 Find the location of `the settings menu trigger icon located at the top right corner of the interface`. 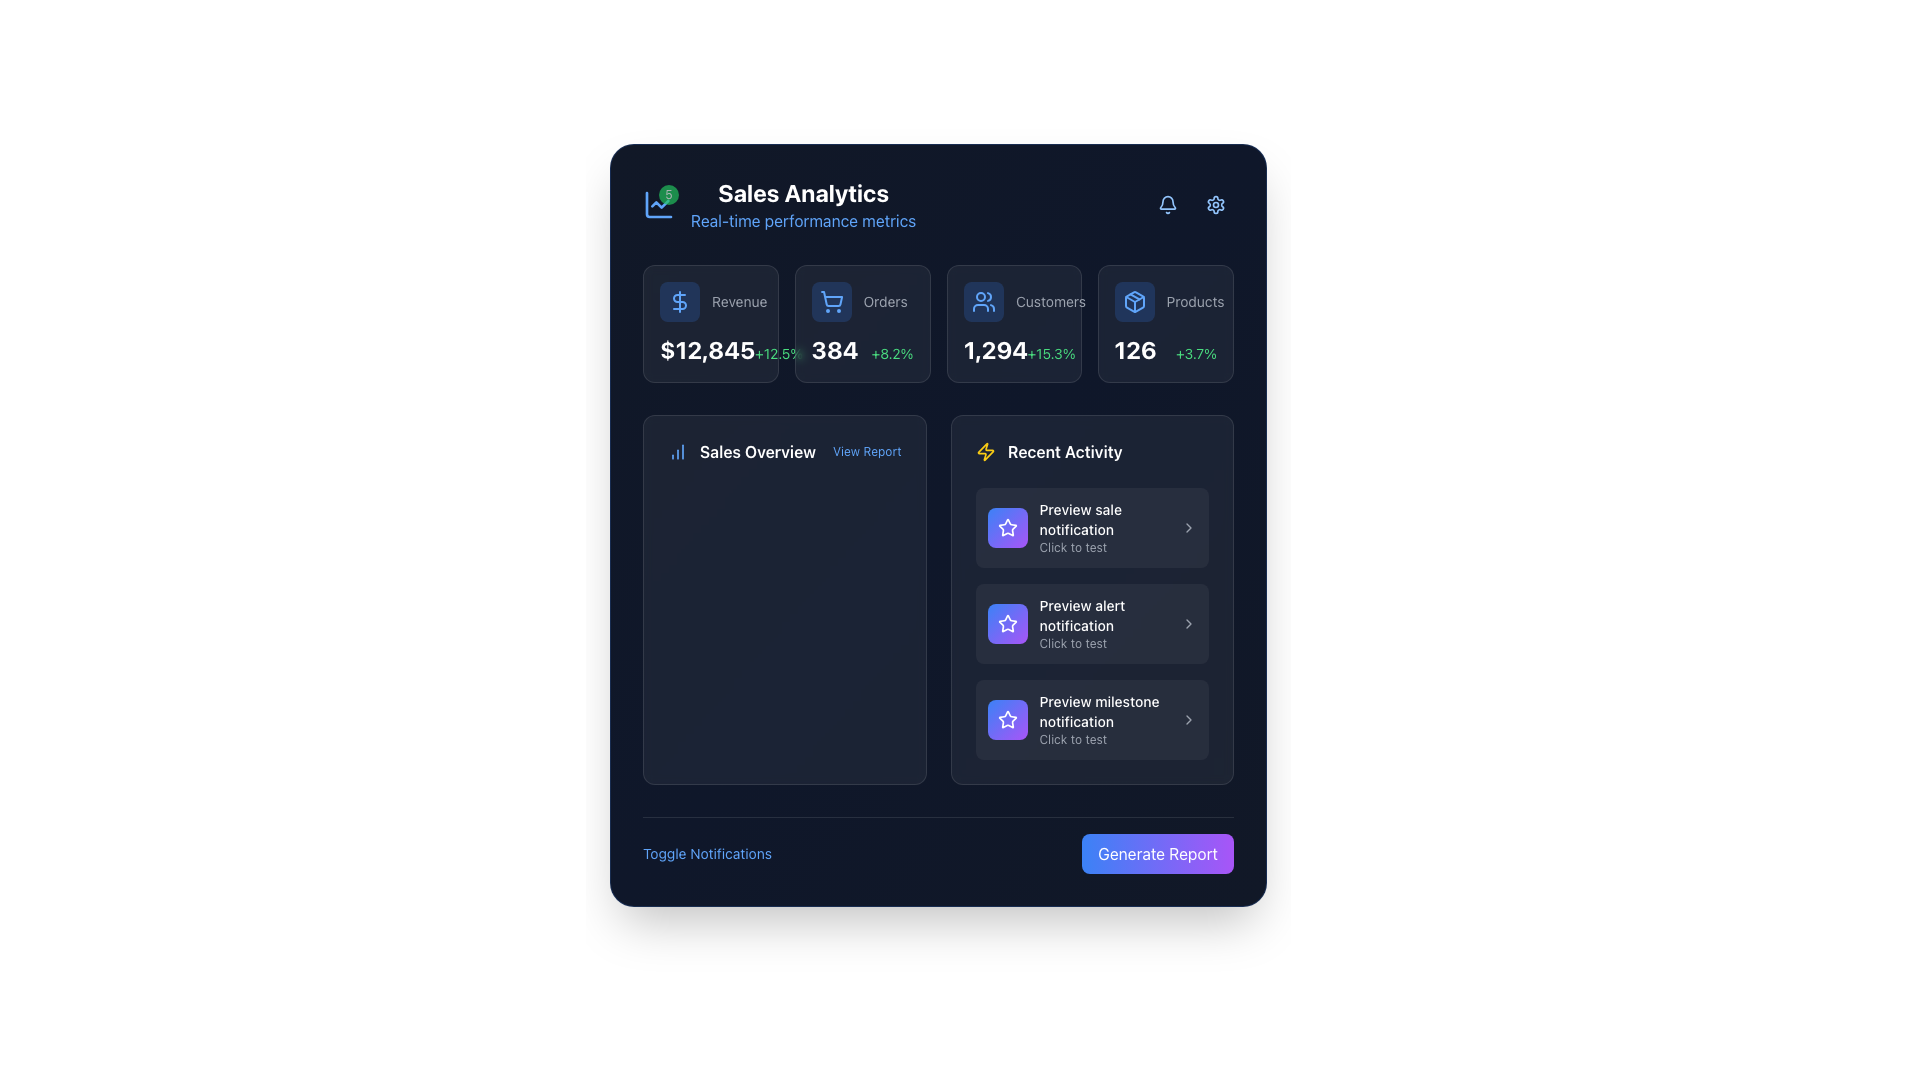

the settings menu trigger icon located at the top right corner of the interface is located at coordinates (1214, 204).